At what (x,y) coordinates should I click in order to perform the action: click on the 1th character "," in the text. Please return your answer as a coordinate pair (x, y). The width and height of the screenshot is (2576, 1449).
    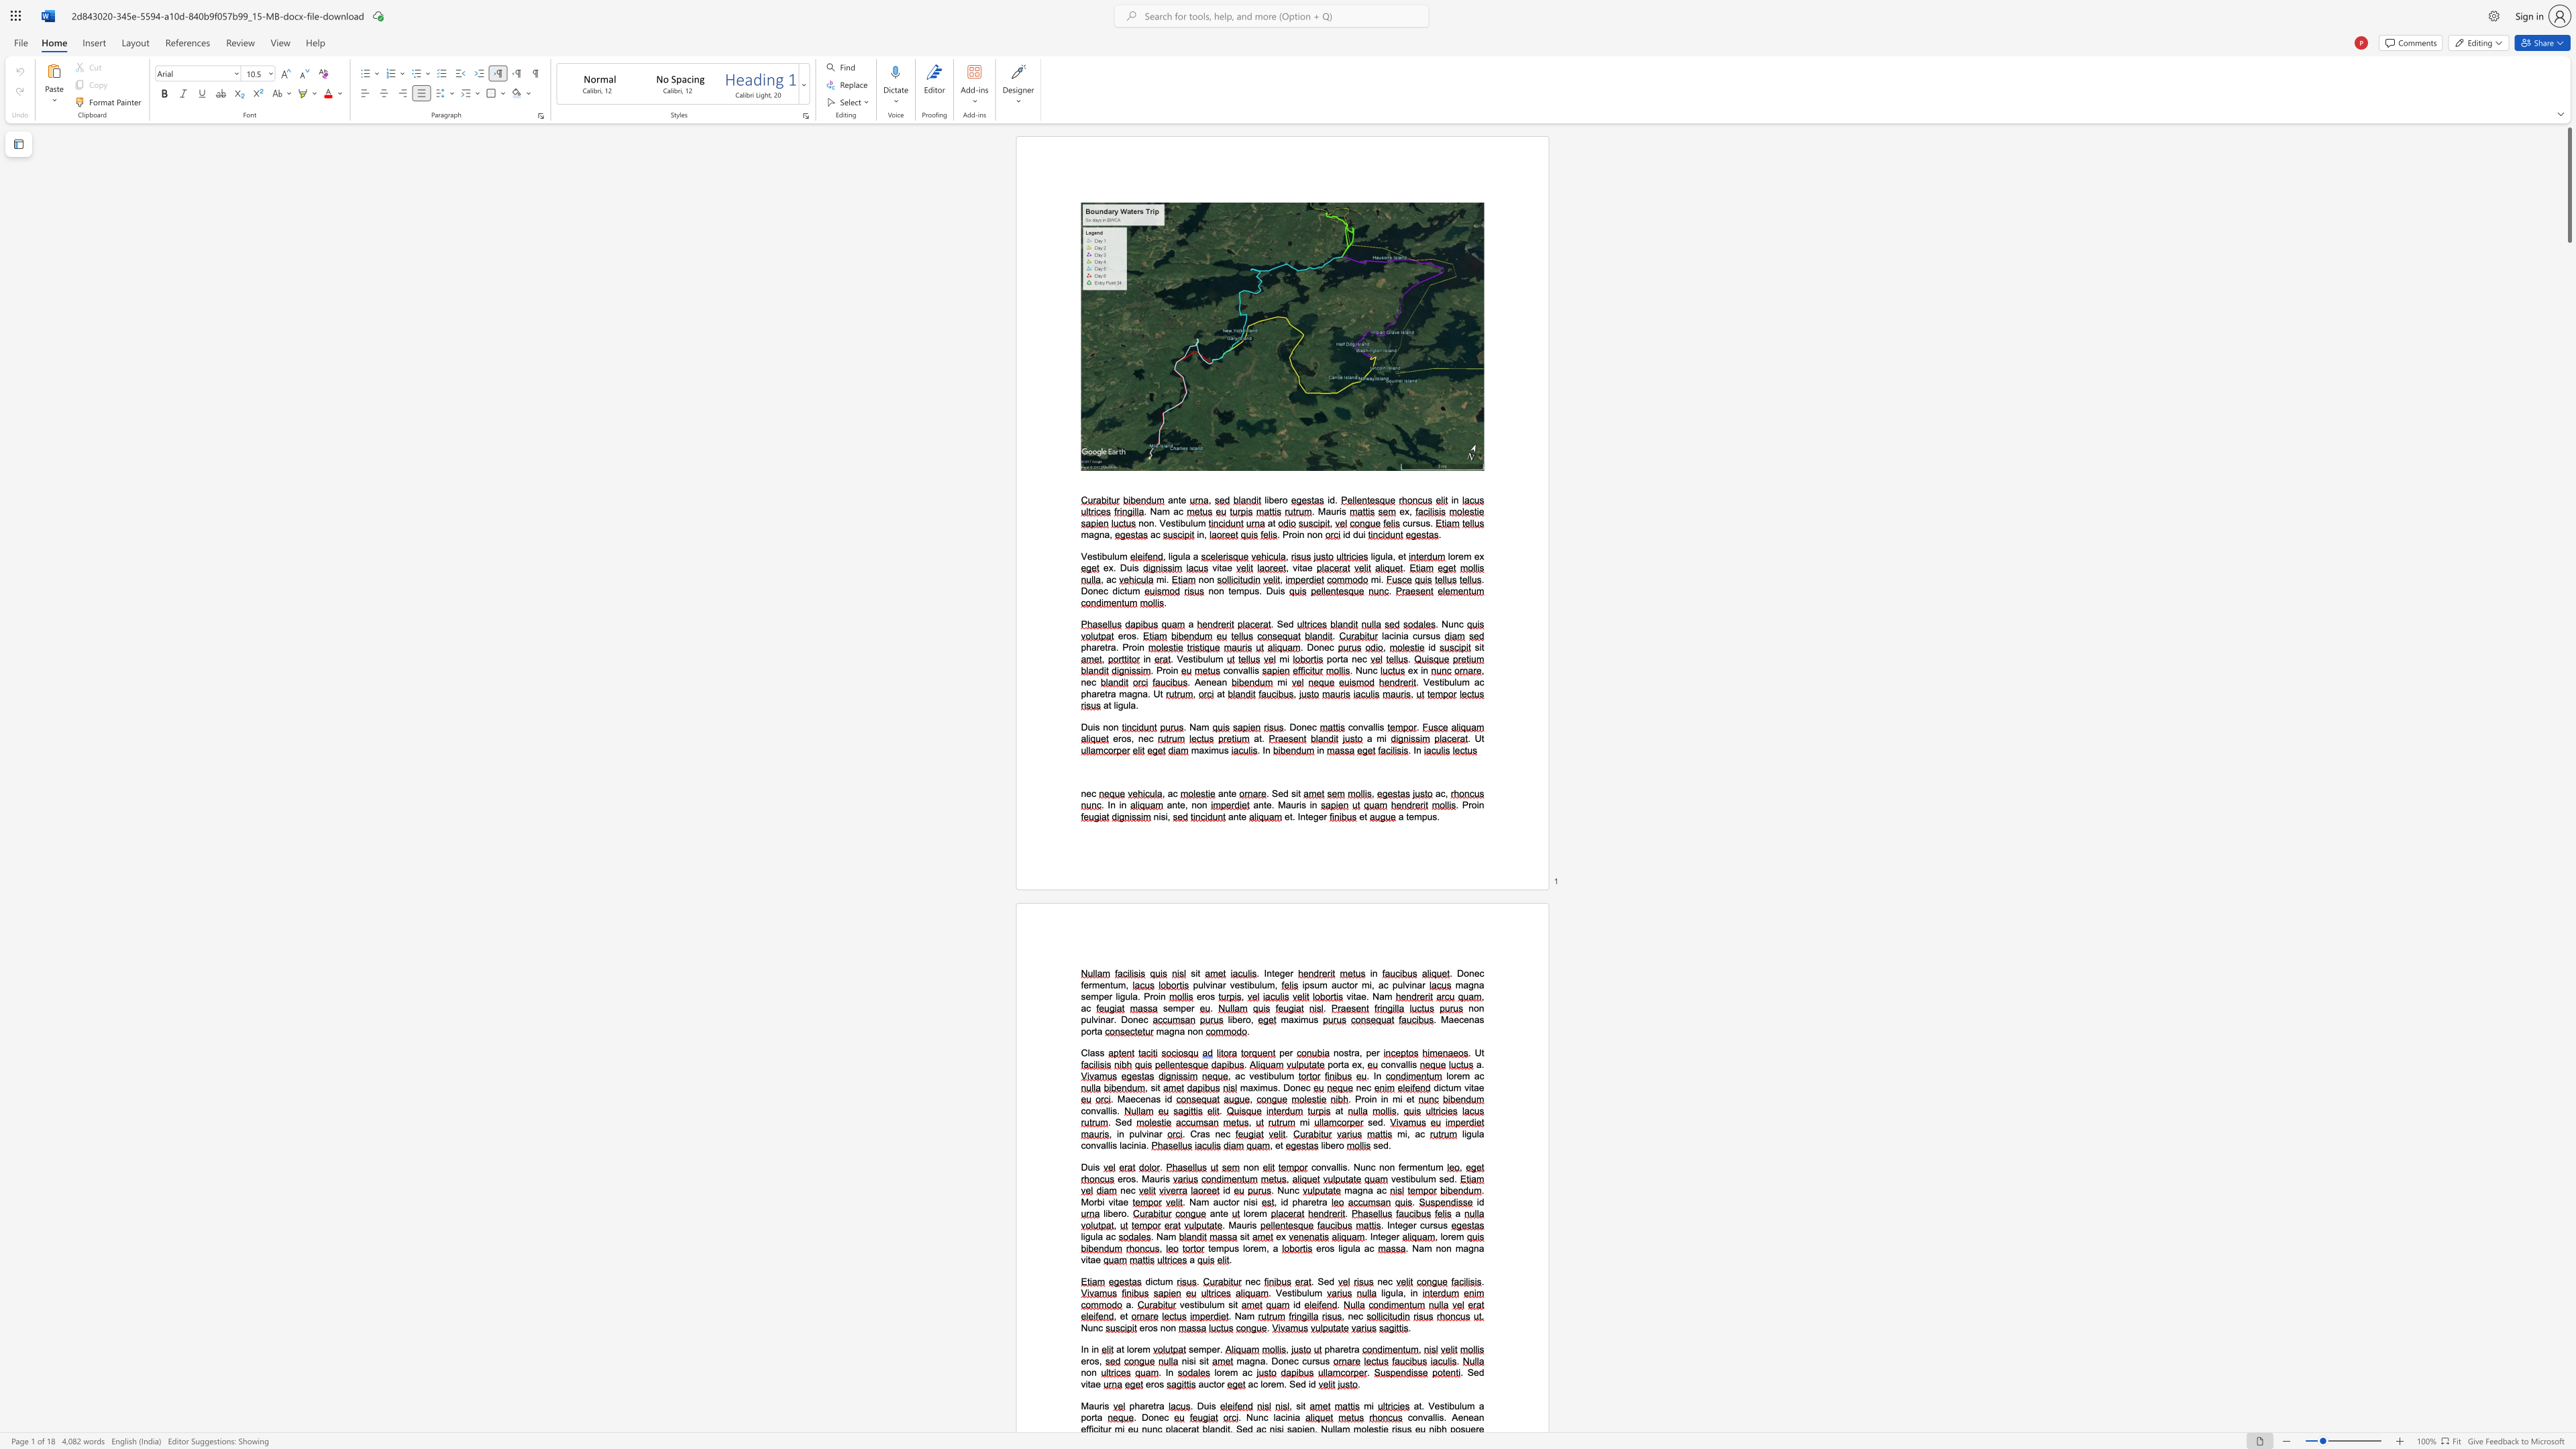
    Looking at the image, I should click on (1228, 1076).